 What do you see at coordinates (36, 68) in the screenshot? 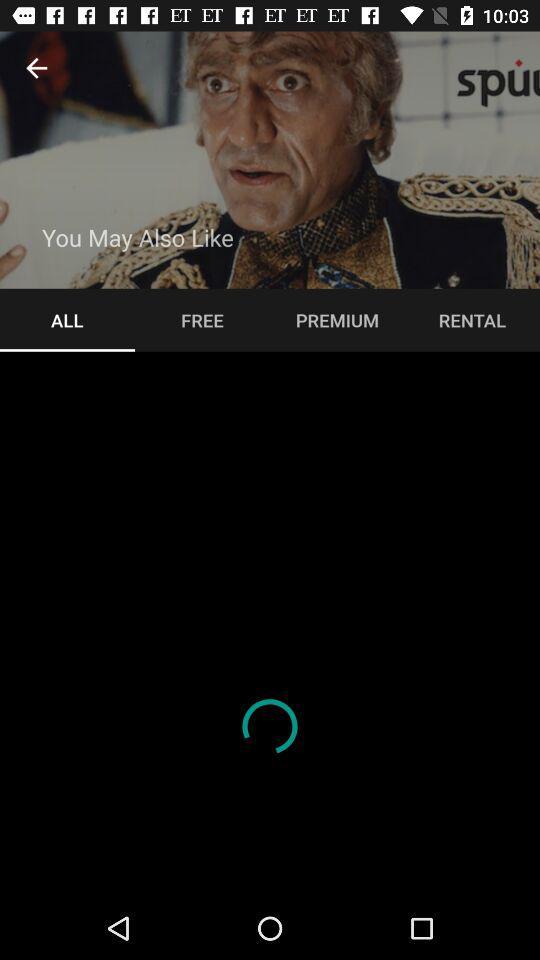
I see `item at the top left corner` at bounding box center [36, 68].